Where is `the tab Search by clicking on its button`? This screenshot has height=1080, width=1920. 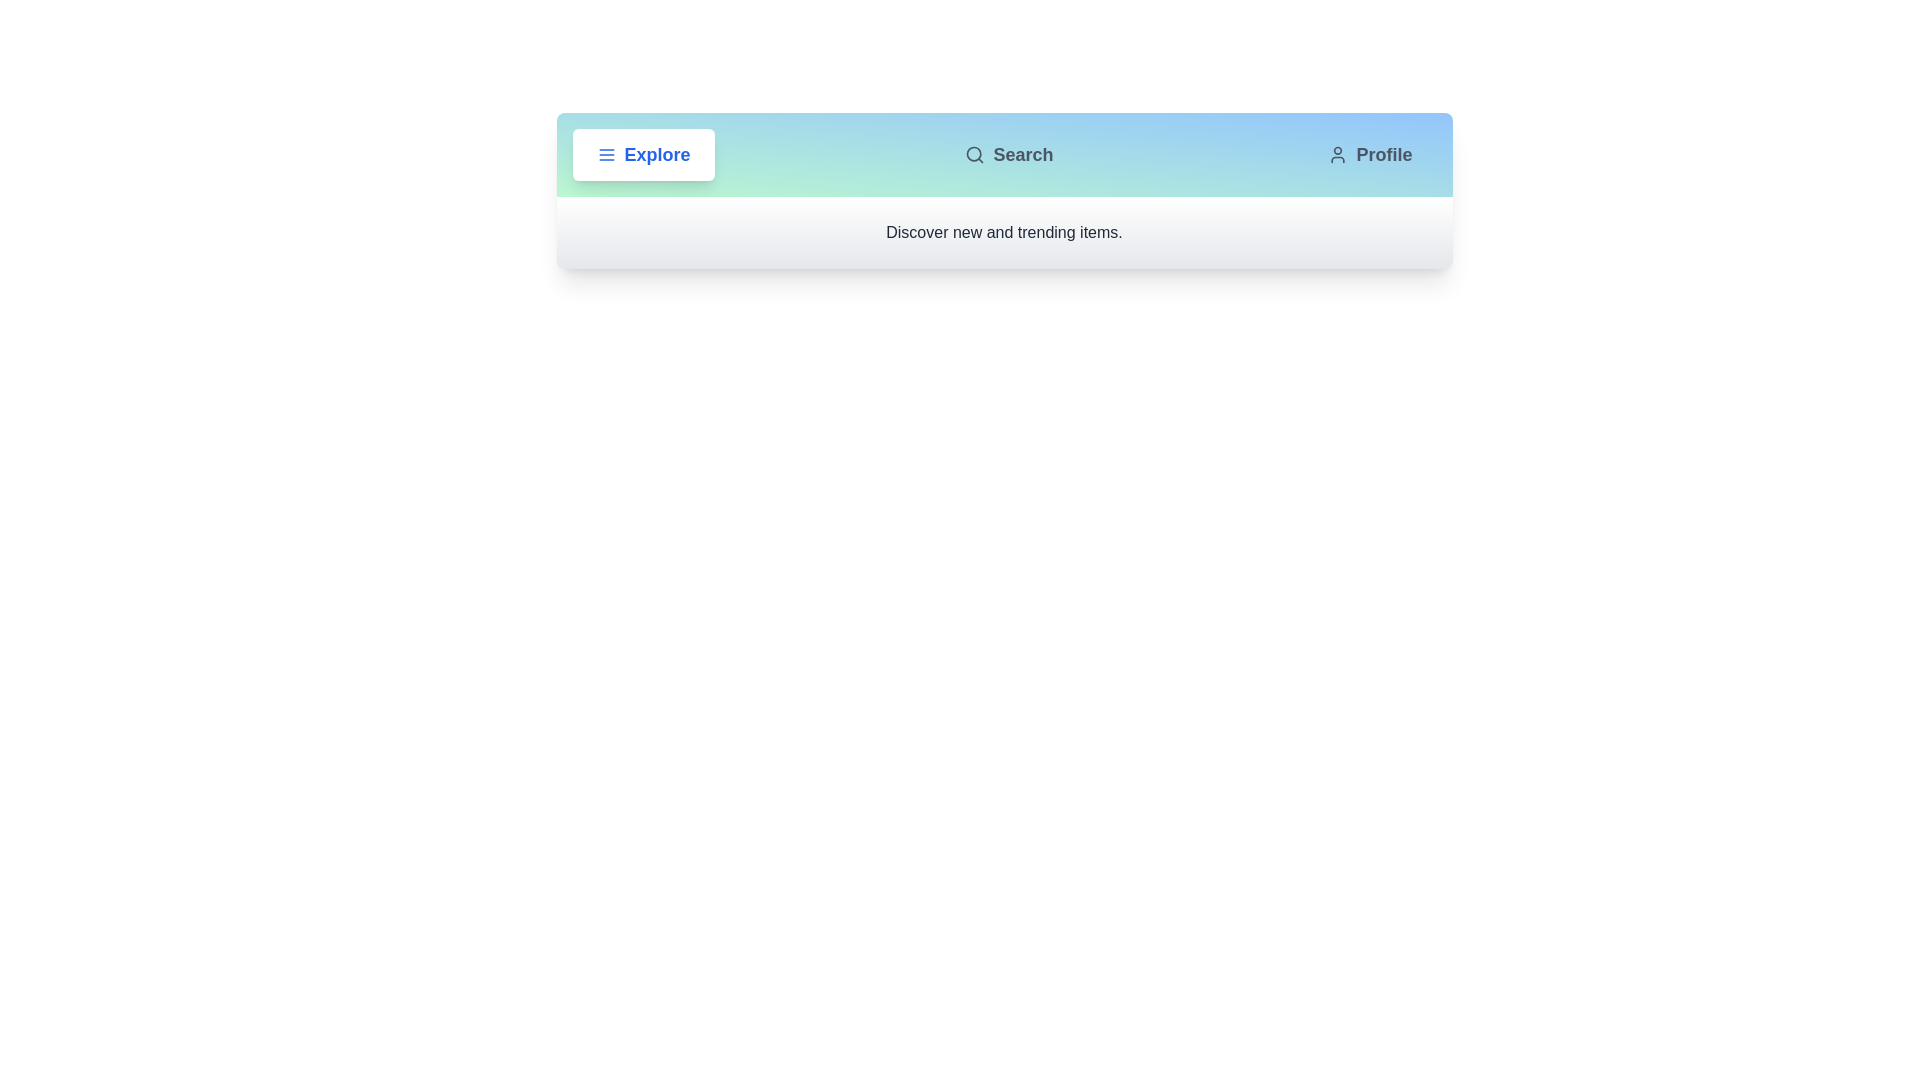
the tab Search by clicking on its button is located at coordinates (1009, 153).